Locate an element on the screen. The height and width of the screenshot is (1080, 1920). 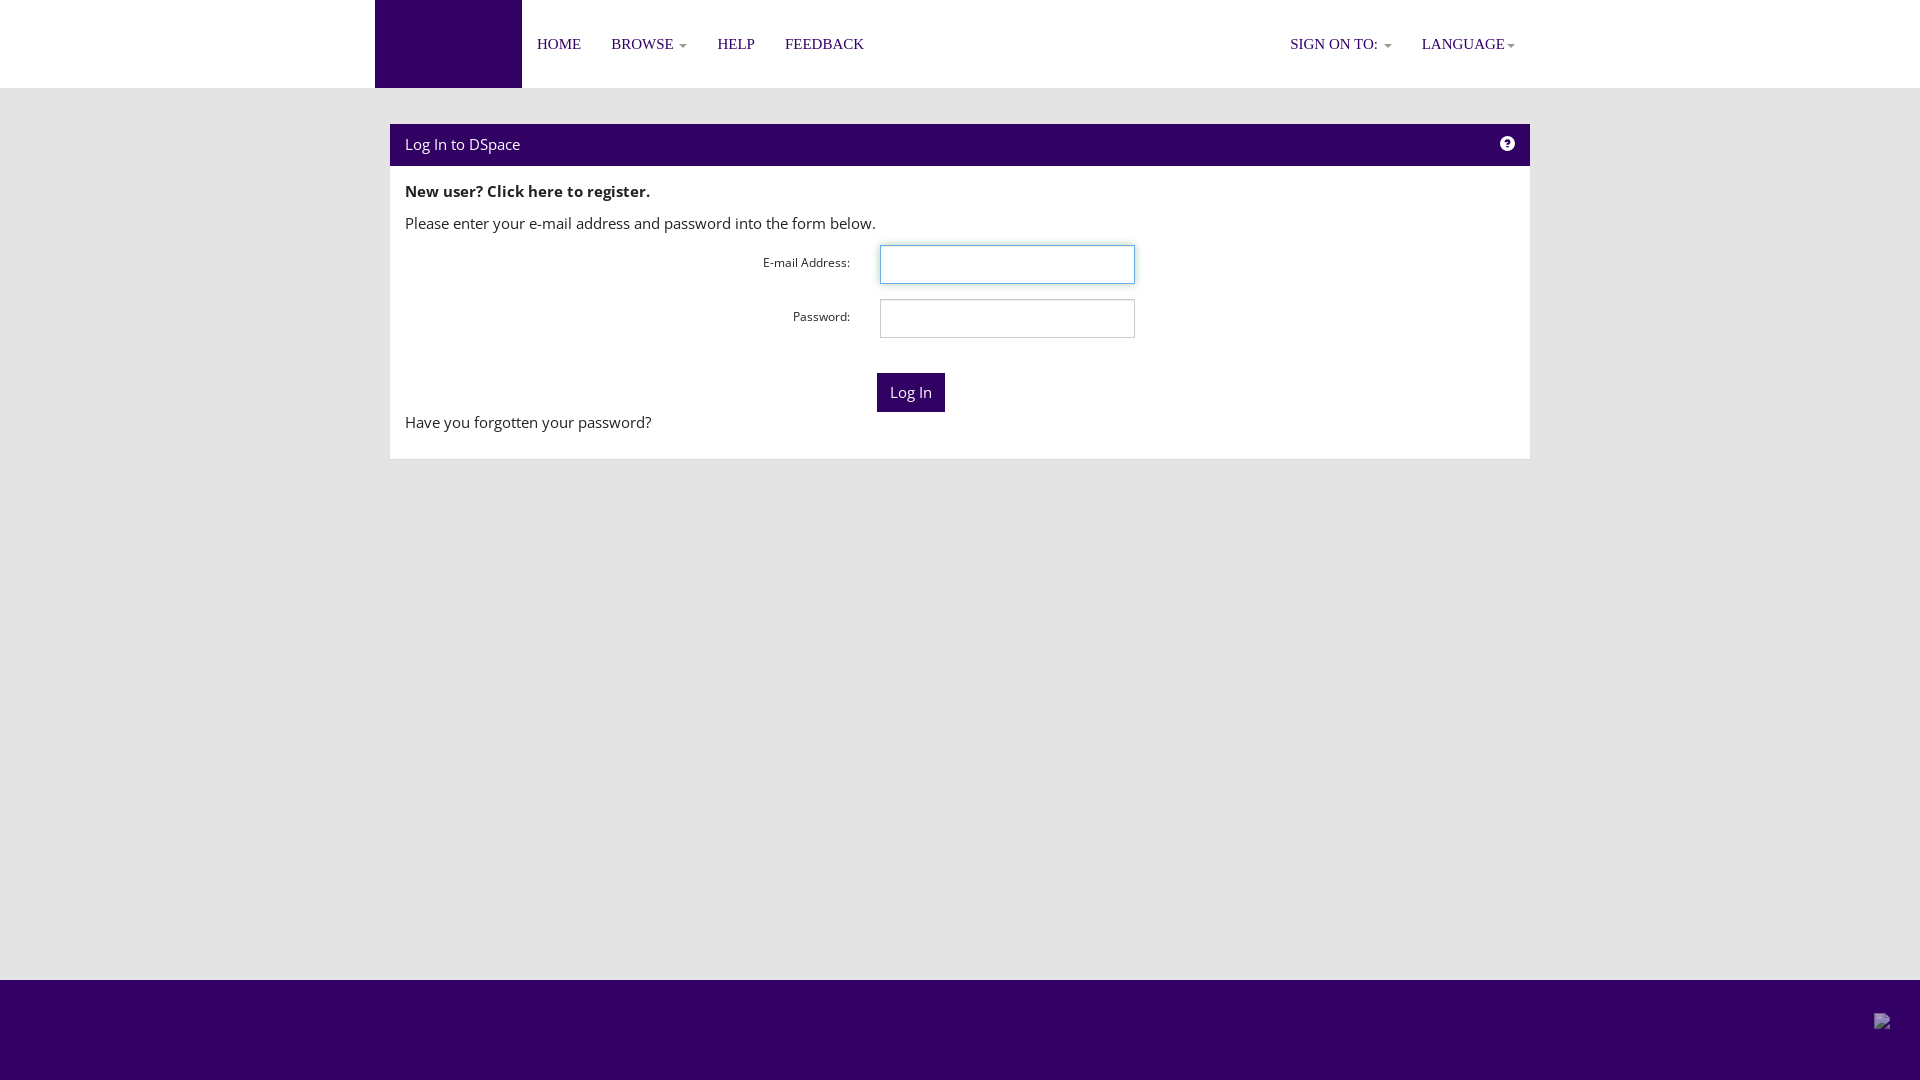
'New user? Click here to register.' is located at coordinates (527, 191).